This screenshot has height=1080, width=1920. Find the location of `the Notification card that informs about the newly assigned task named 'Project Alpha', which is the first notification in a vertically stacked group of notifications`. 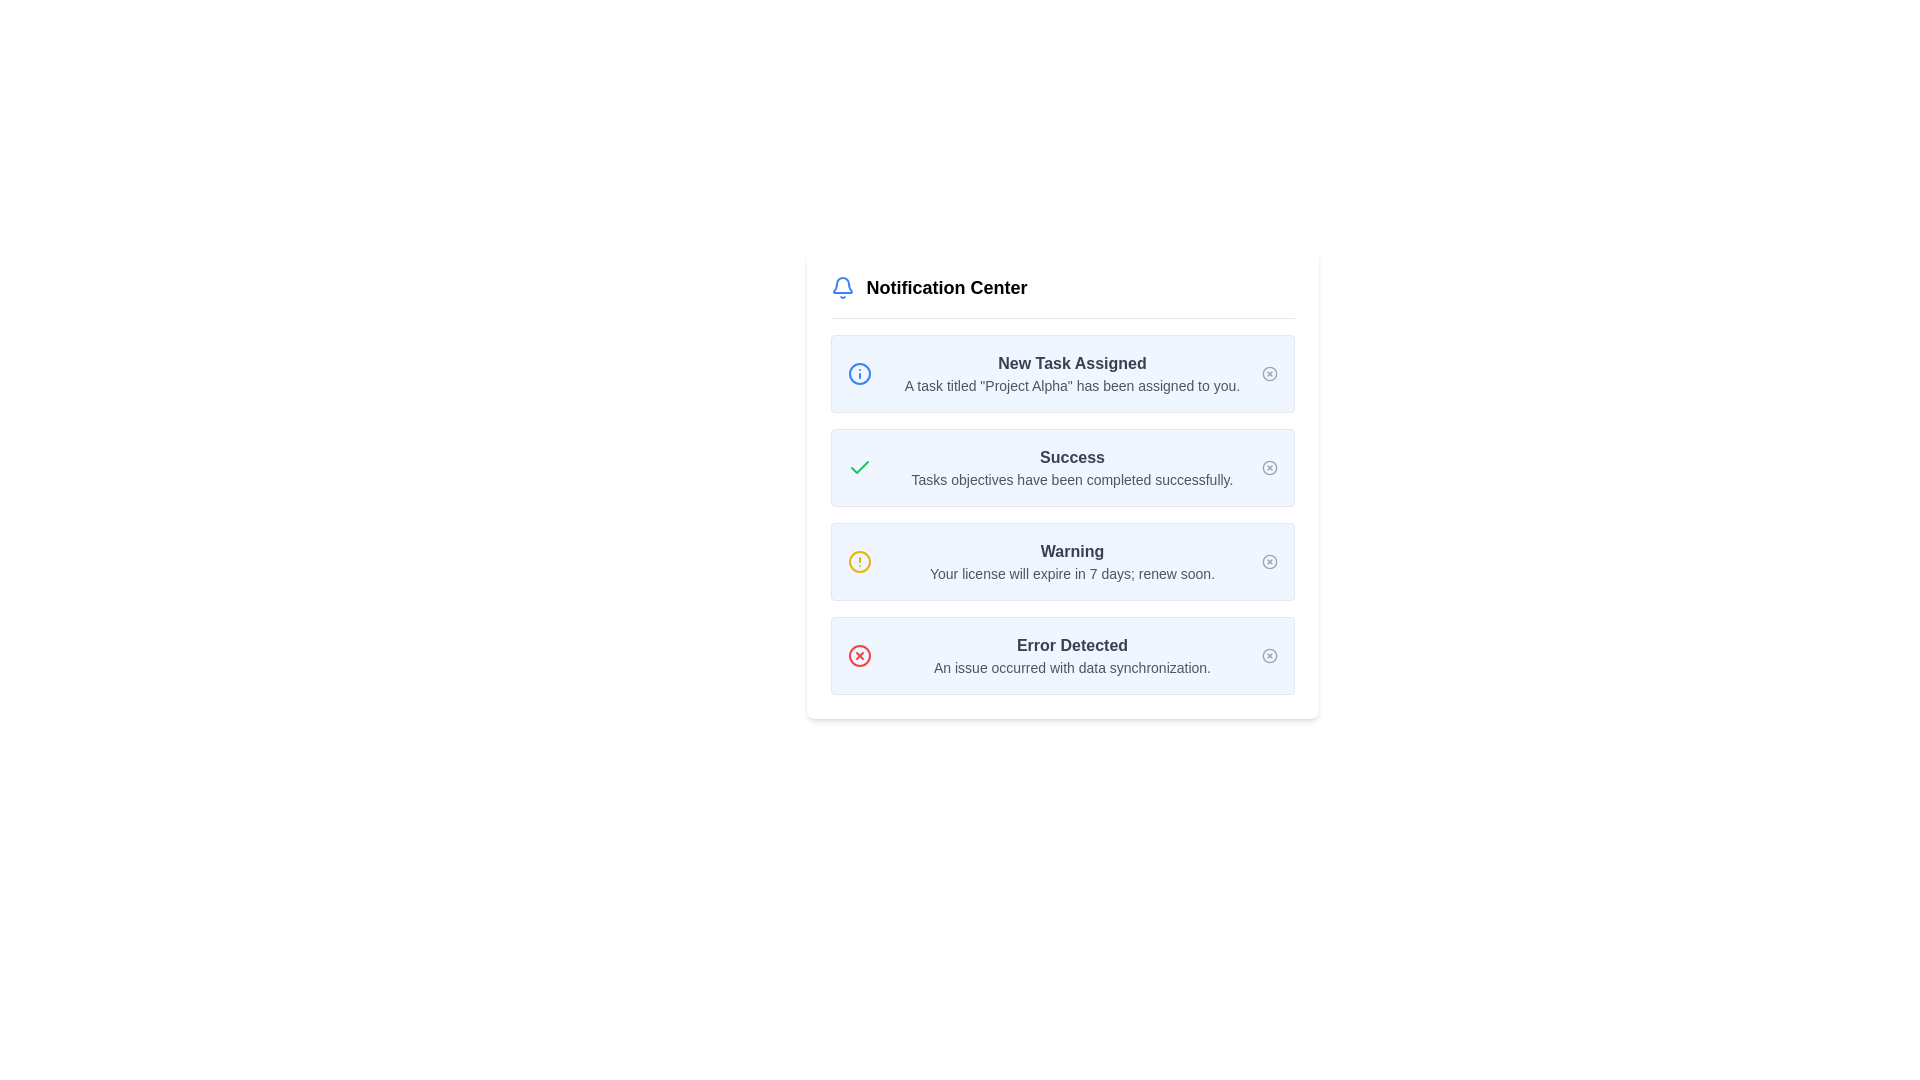

the Notification card that informs about the newly assigned task named 'Project Alpha', which is the first notification in a vertically stacked group of notifications is located at coordinates (1061, 374).